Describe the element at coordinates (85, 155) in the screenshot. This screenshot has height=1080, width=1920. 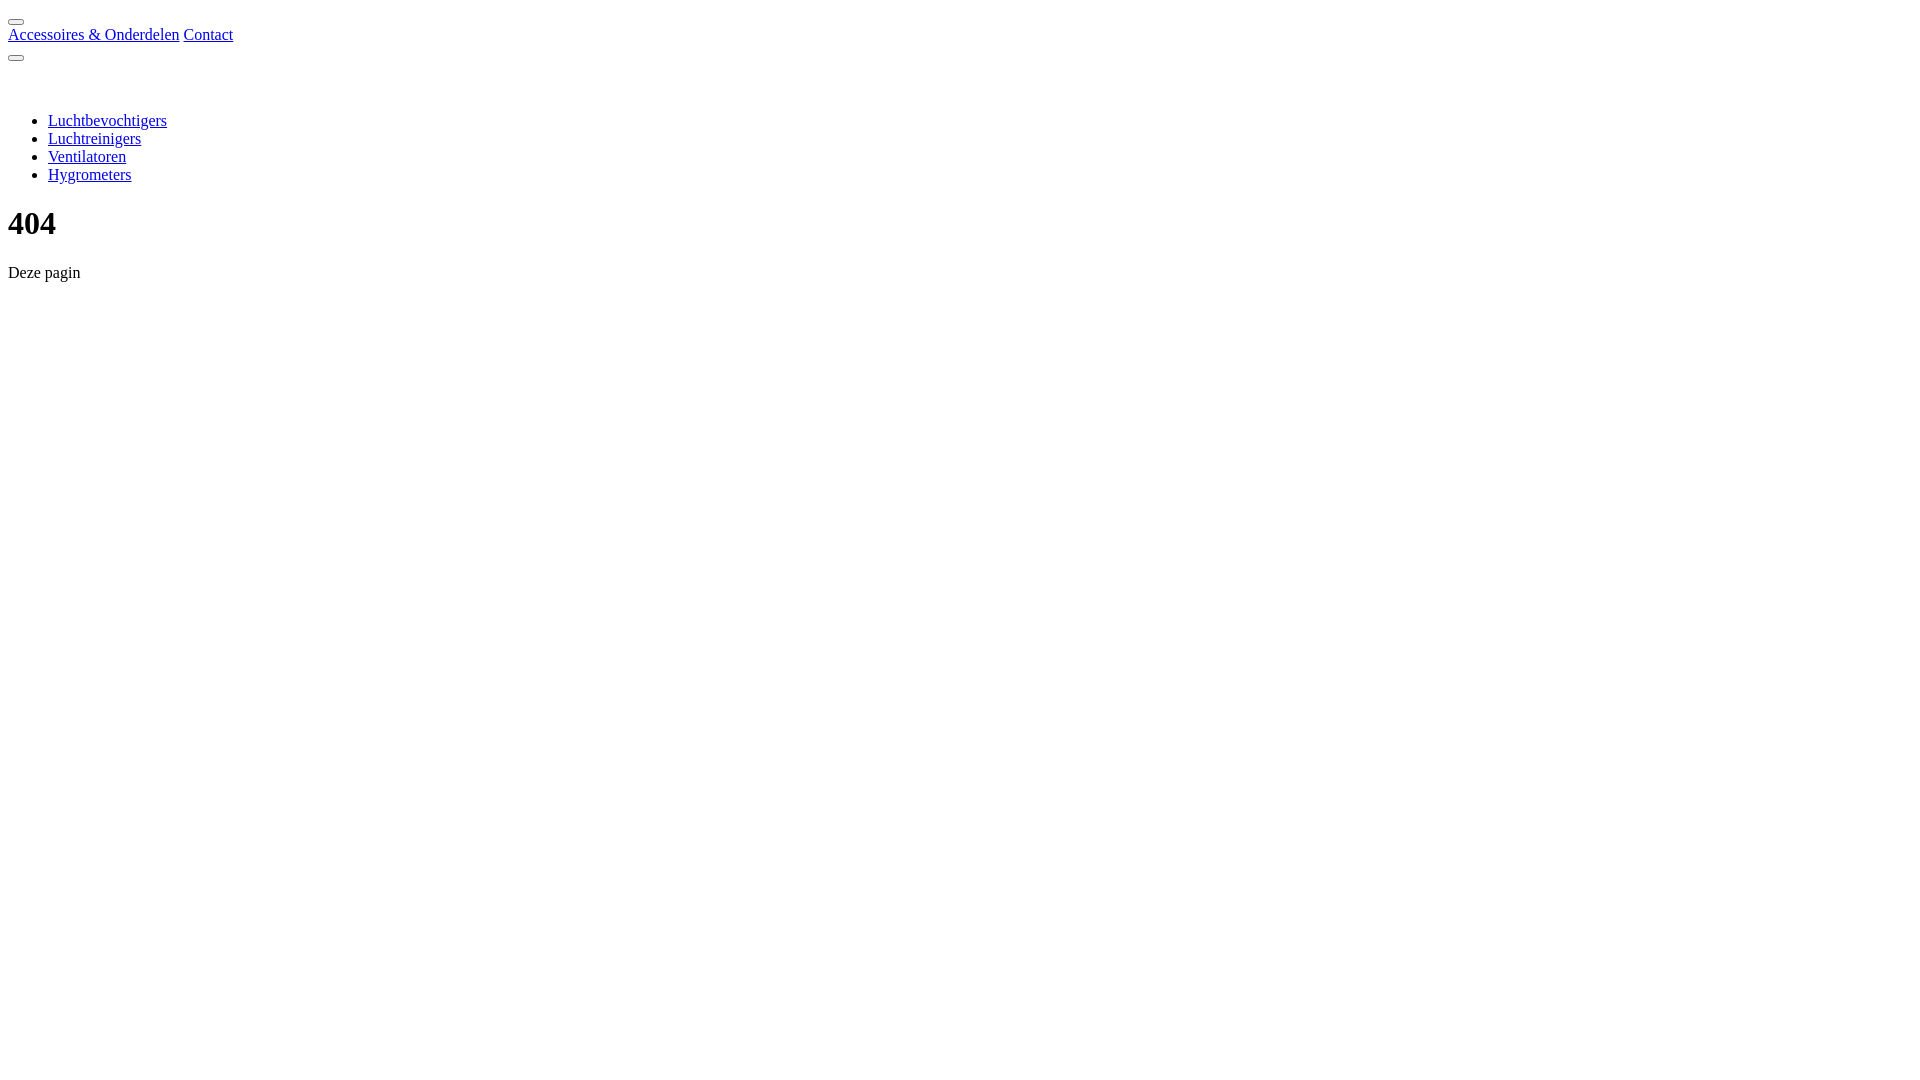
I see `'Ventilatoren'` at that location.